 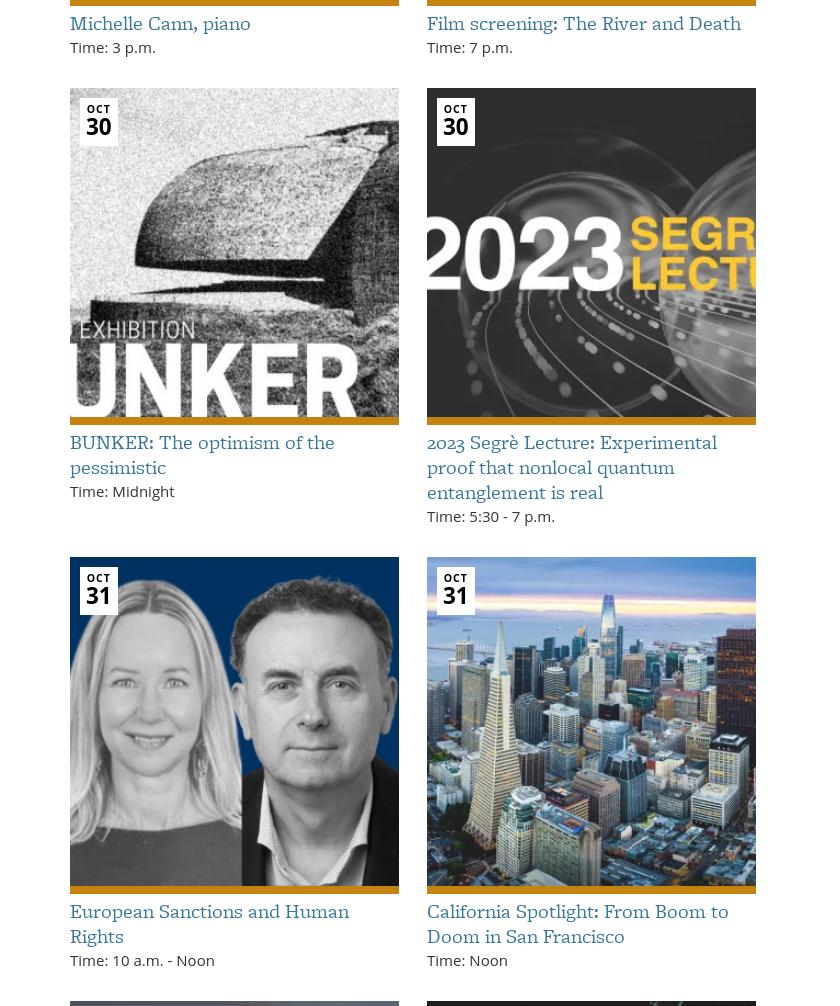 I want to click on 'European Sanctions and Human Rights', so click(x=69, y=921).